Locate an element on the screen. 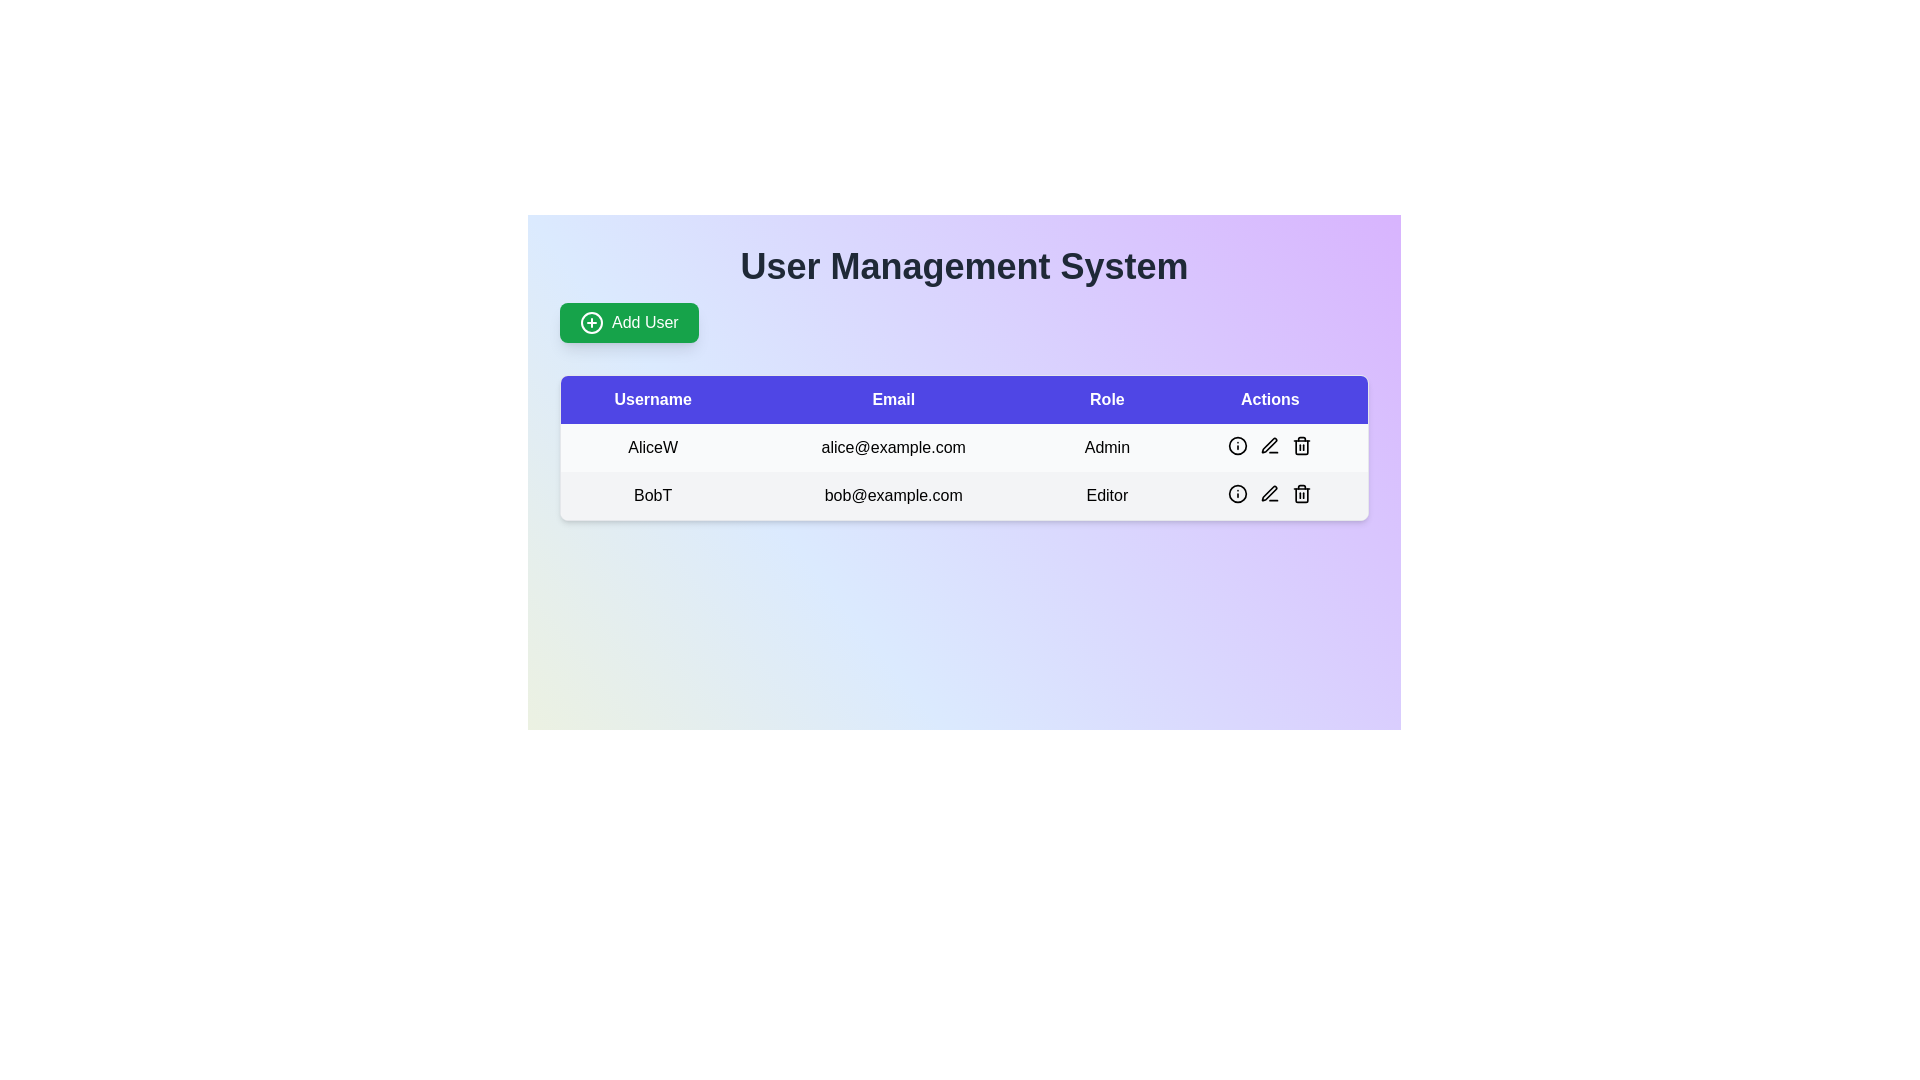 The width and height of the screenshot is (1920, 1080). the non-interactive text display field that shows the email address associated with the user 'AliceW', located in the 'Email' column of the first row in the data table is located at coordinates (892, 446).